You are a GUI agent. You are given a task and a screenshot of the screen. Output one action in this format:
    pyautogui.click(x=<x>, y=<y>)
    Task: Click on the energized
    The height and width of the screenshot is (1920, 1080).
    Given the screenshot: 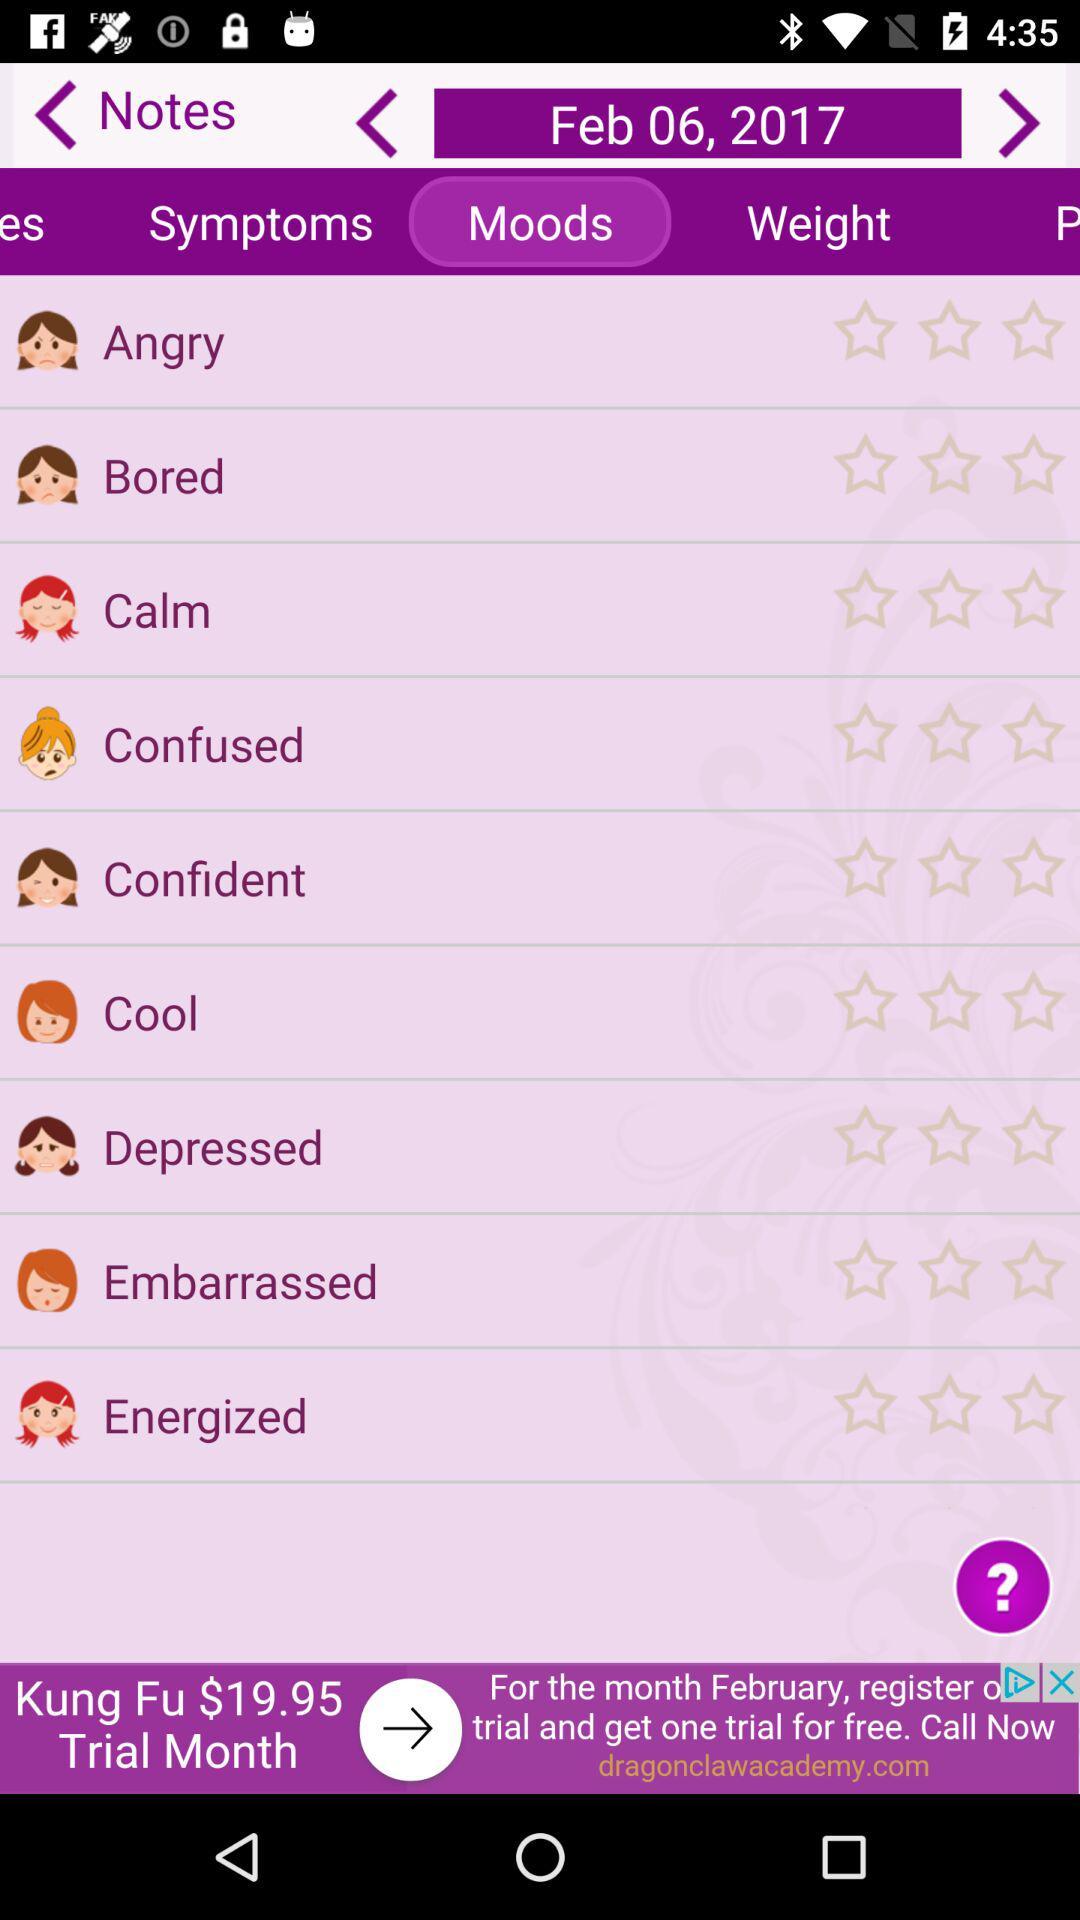 What is the action you would take?
    pyautogui.click(x=455, y=1414)
    